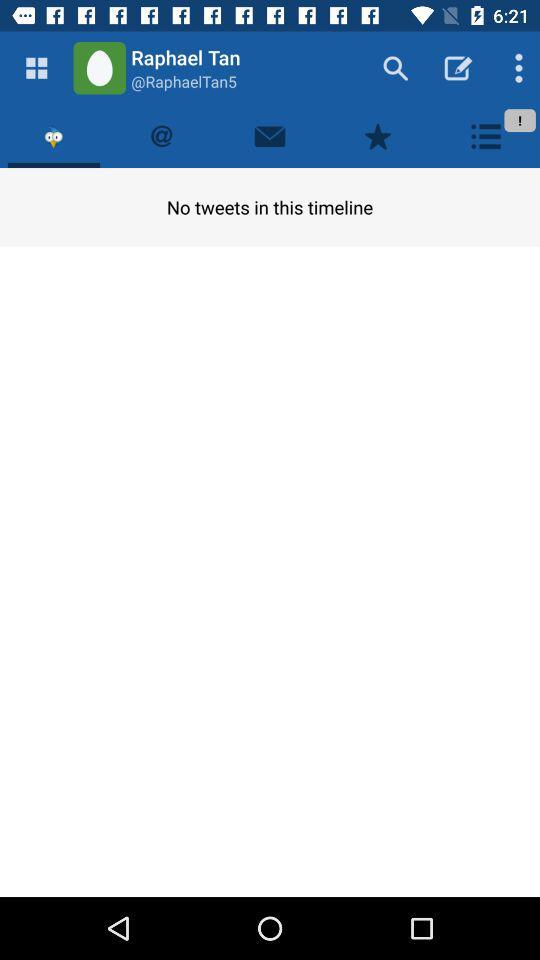 This screenshot has width=540, height=960. Describe the element at coordinates (161, 135) in the screenshot. I see `mentions` at that location.